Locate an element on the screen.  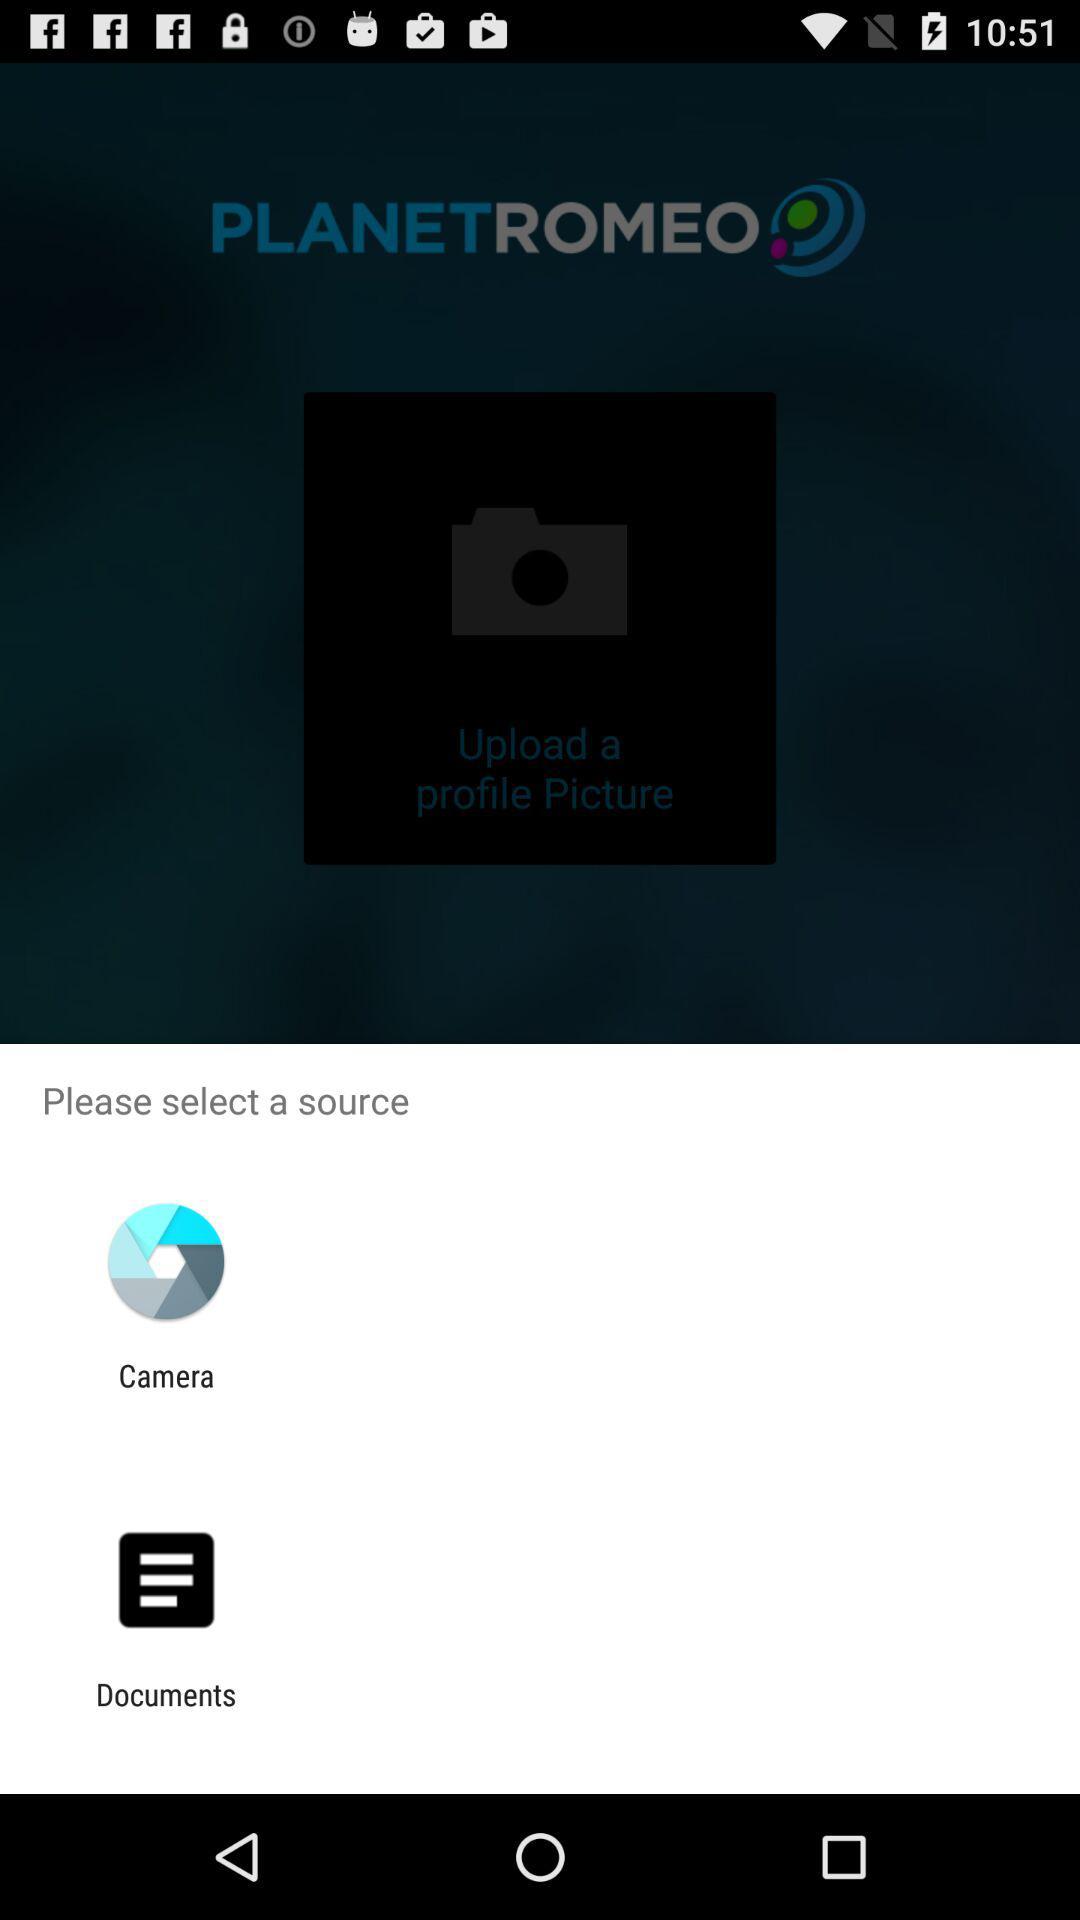
the documents is located at coordinates (165, 1711).